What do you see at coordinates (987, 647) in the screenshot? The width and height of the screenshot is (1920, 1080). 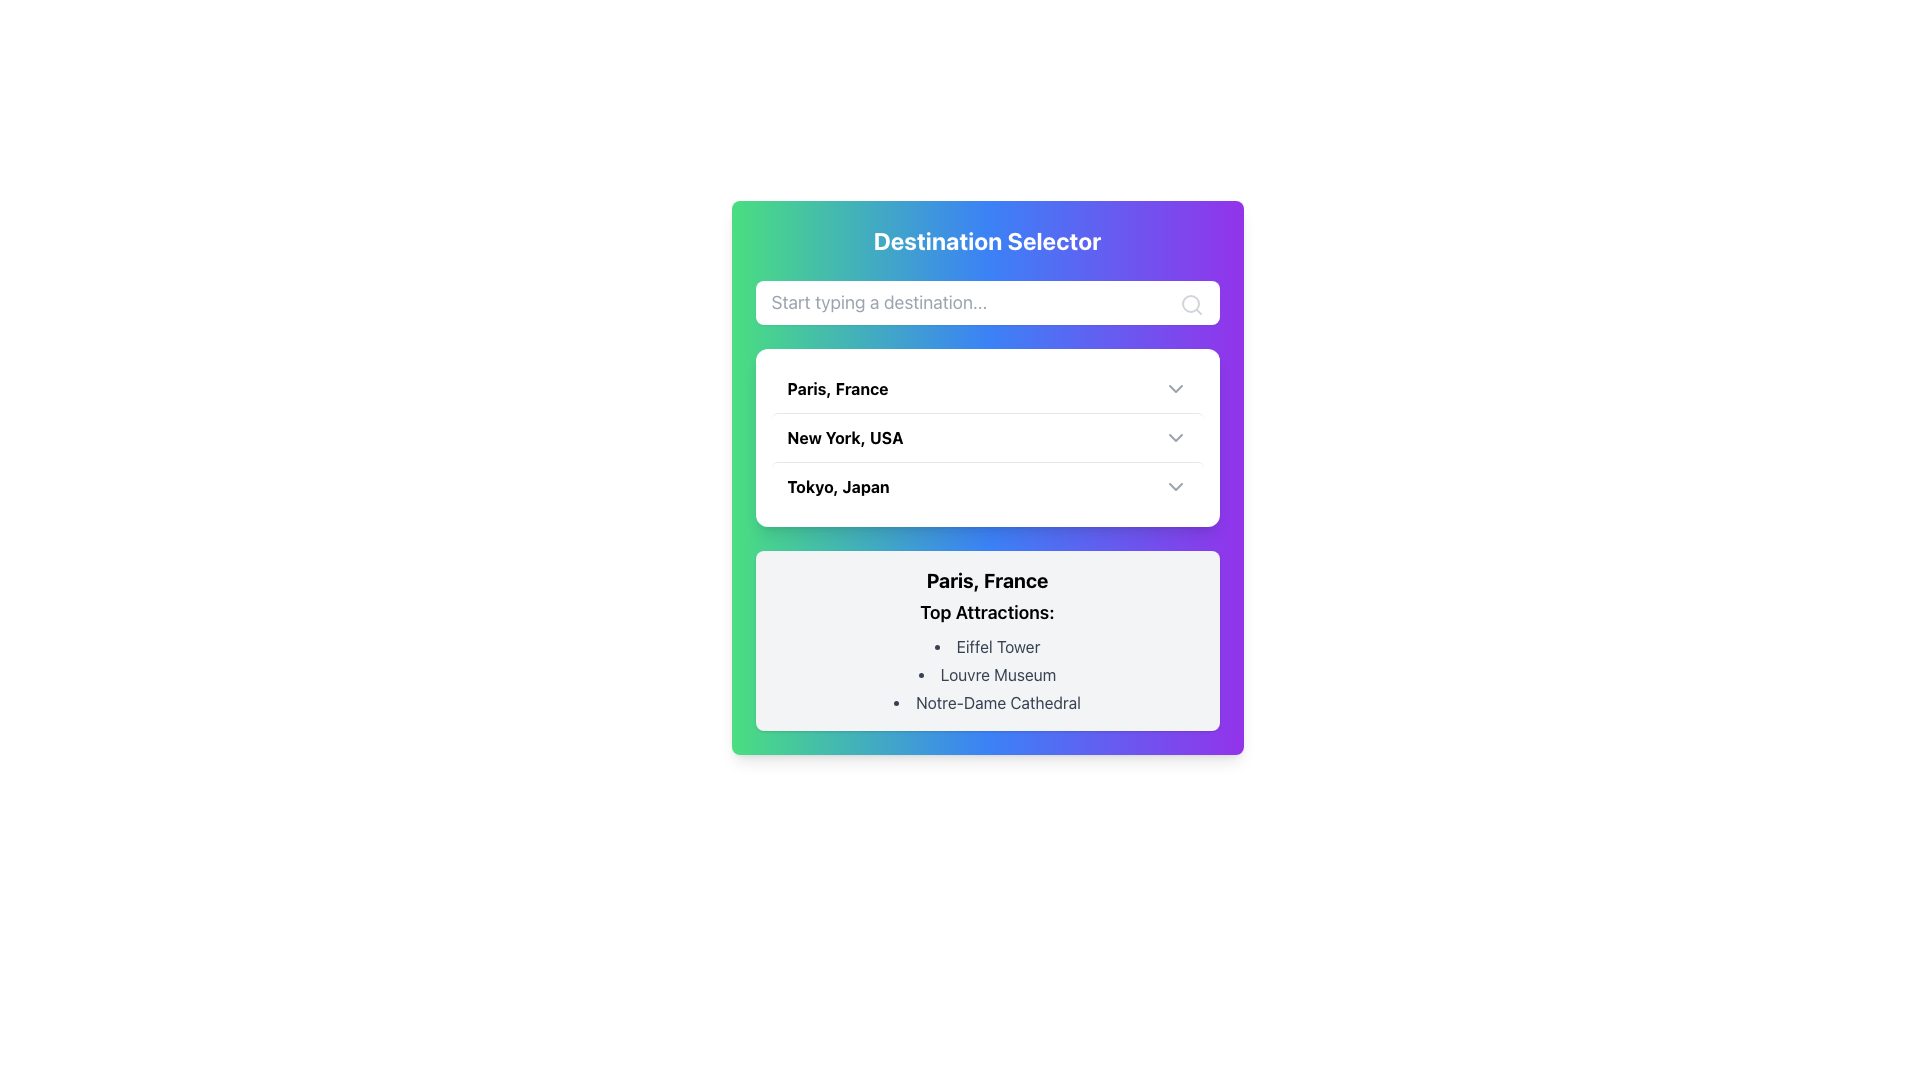 I see `the text label displaying 'Eiffel Tower', which is the first item in the bullet-pointed list of top attractions for 'Paris, France'` at bounding box center [987, 647].